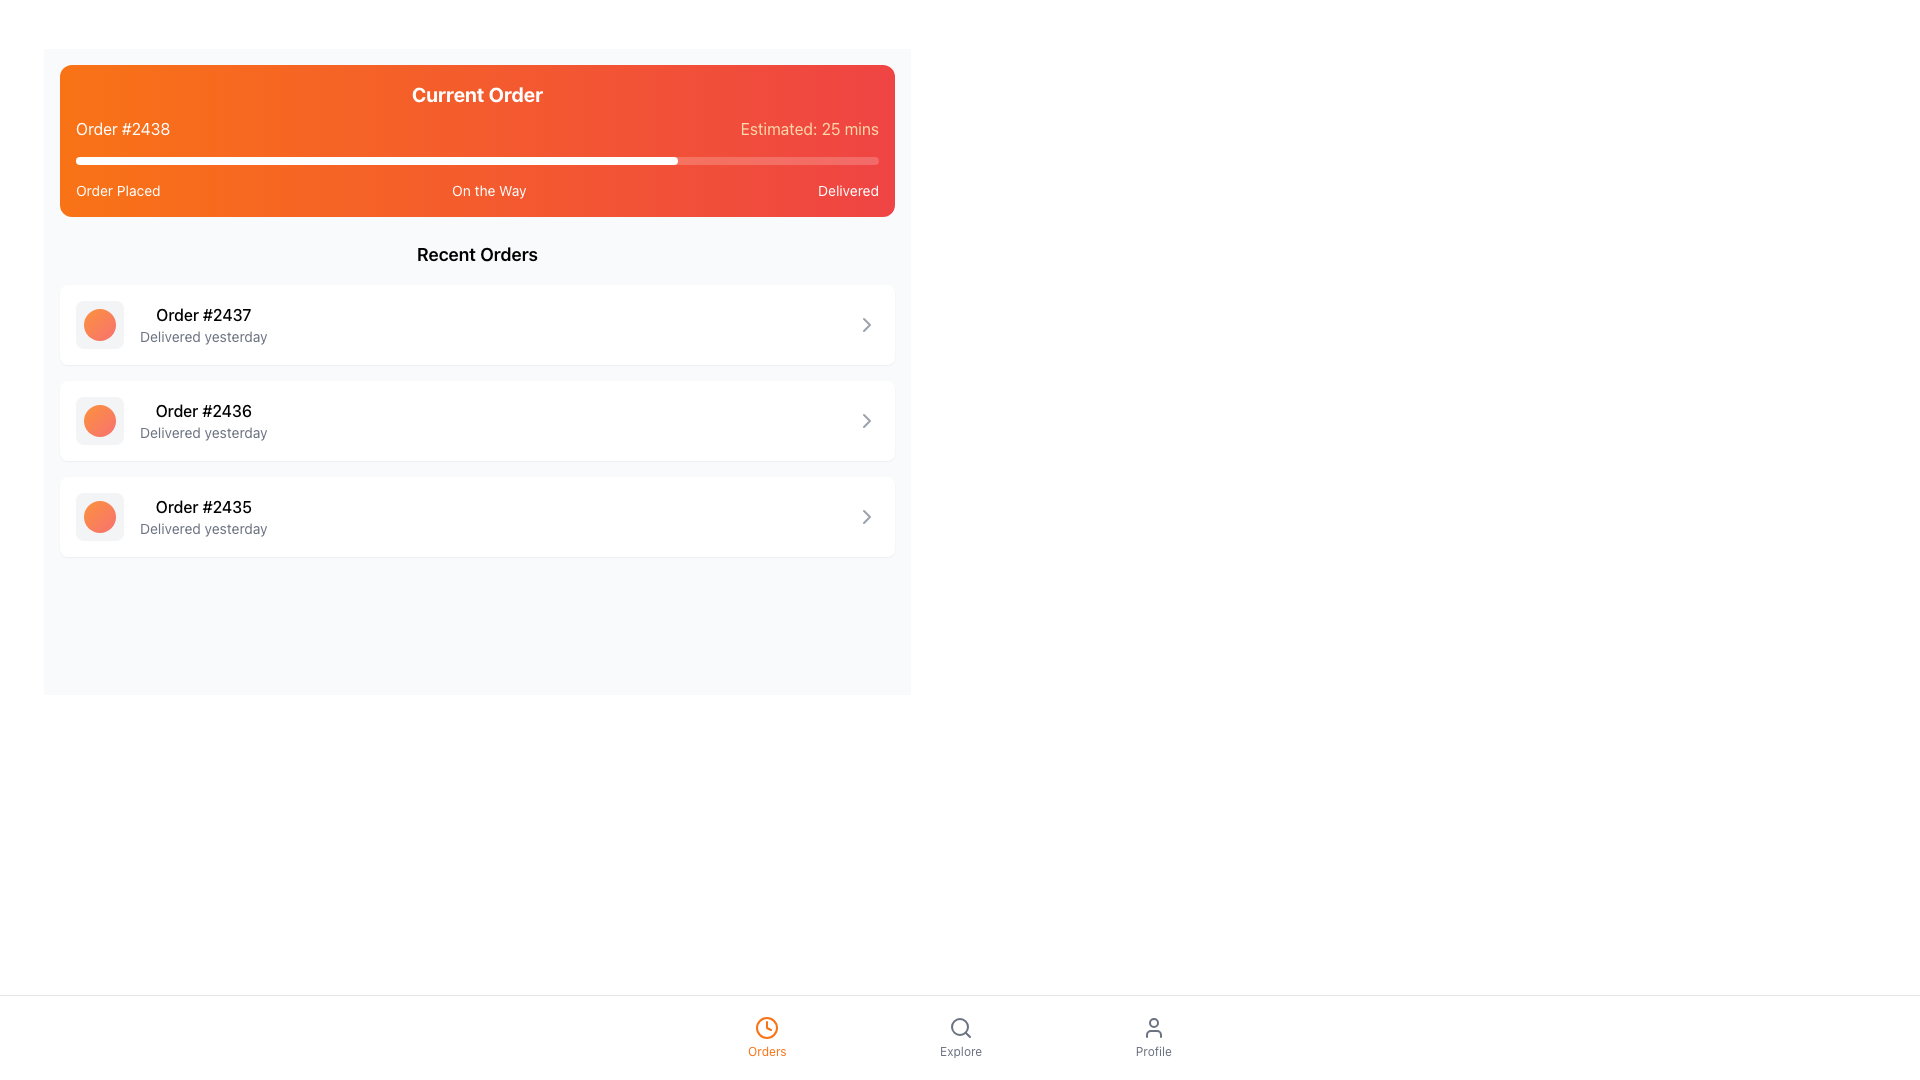 The height and width of the screenshot is (1080, 1920). What do you see at coordinates (766, 1036) in the screenshot?
I see `the 'Orders' navigational button` at bounding box center [766, 1036].